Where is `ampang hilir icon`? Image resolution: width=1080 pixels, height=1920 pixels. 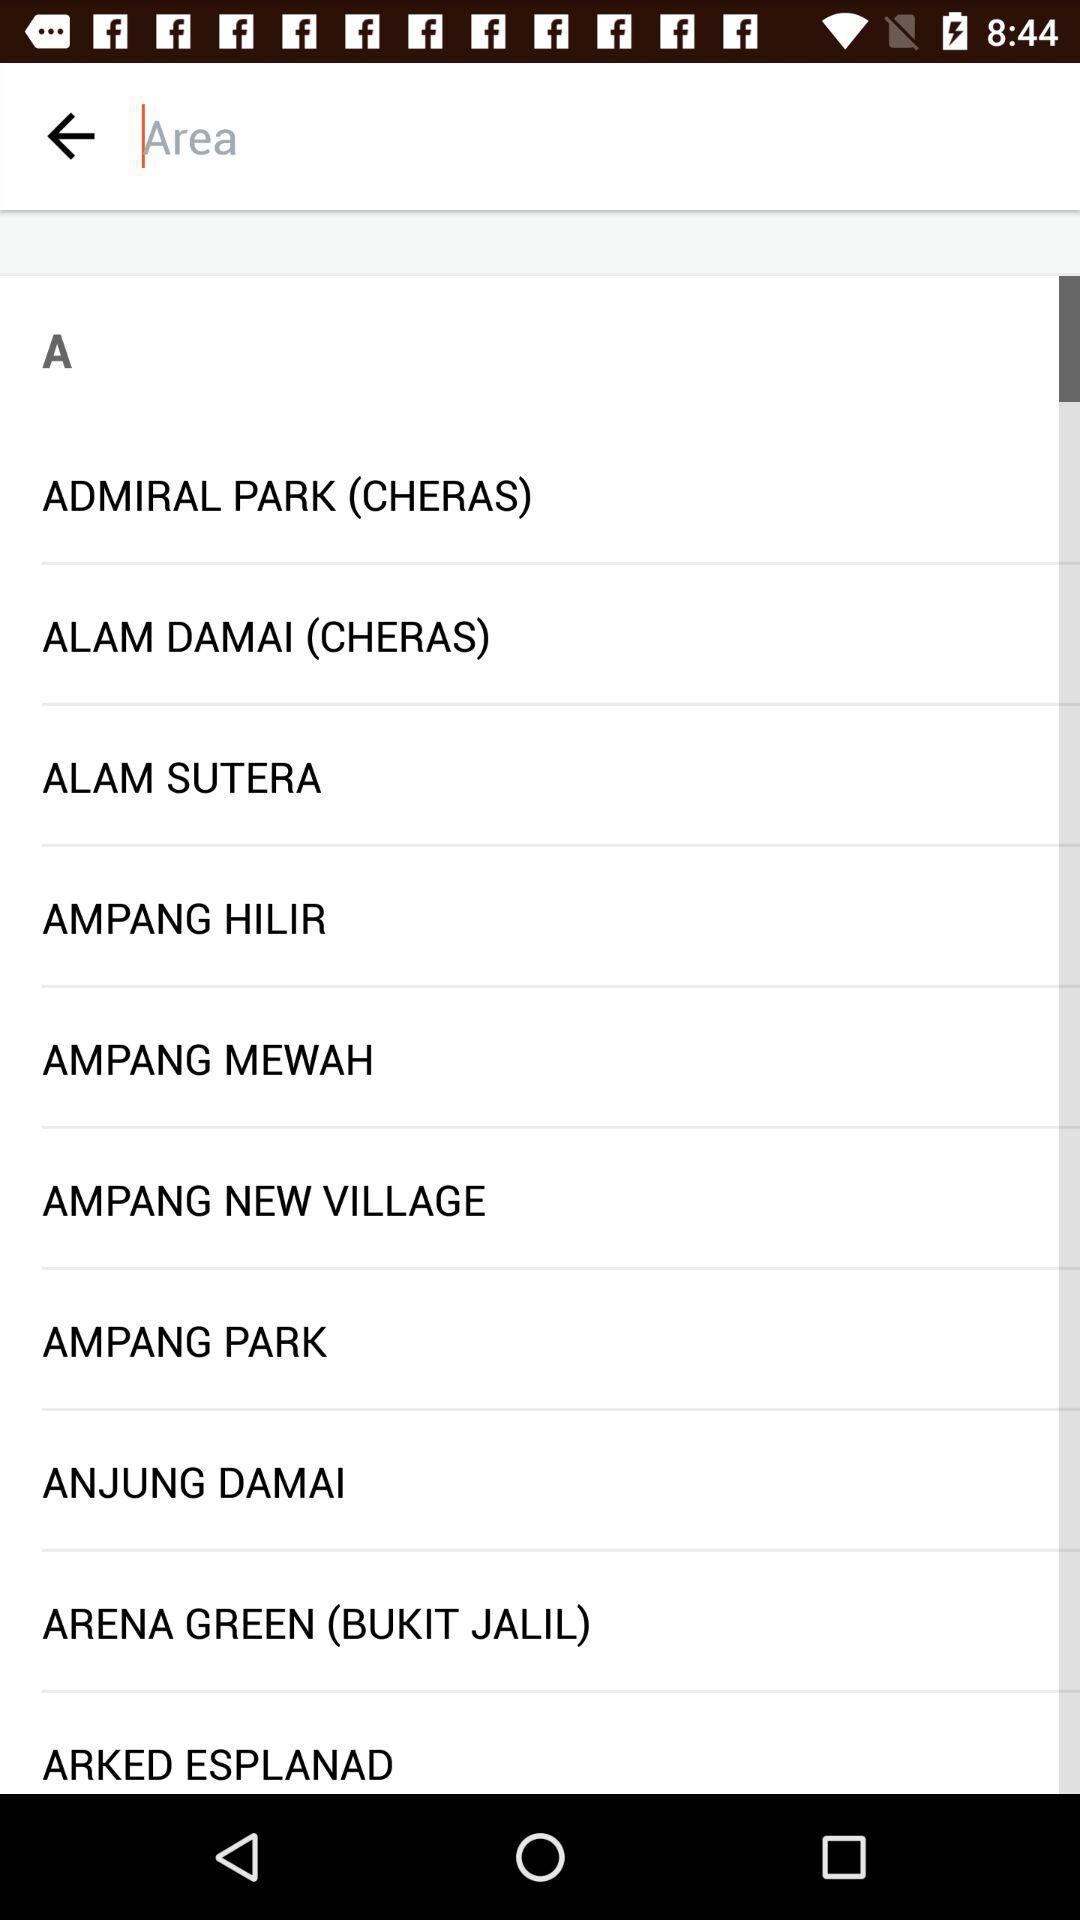
ampang hilir icon is located at coordinates (540, 916).